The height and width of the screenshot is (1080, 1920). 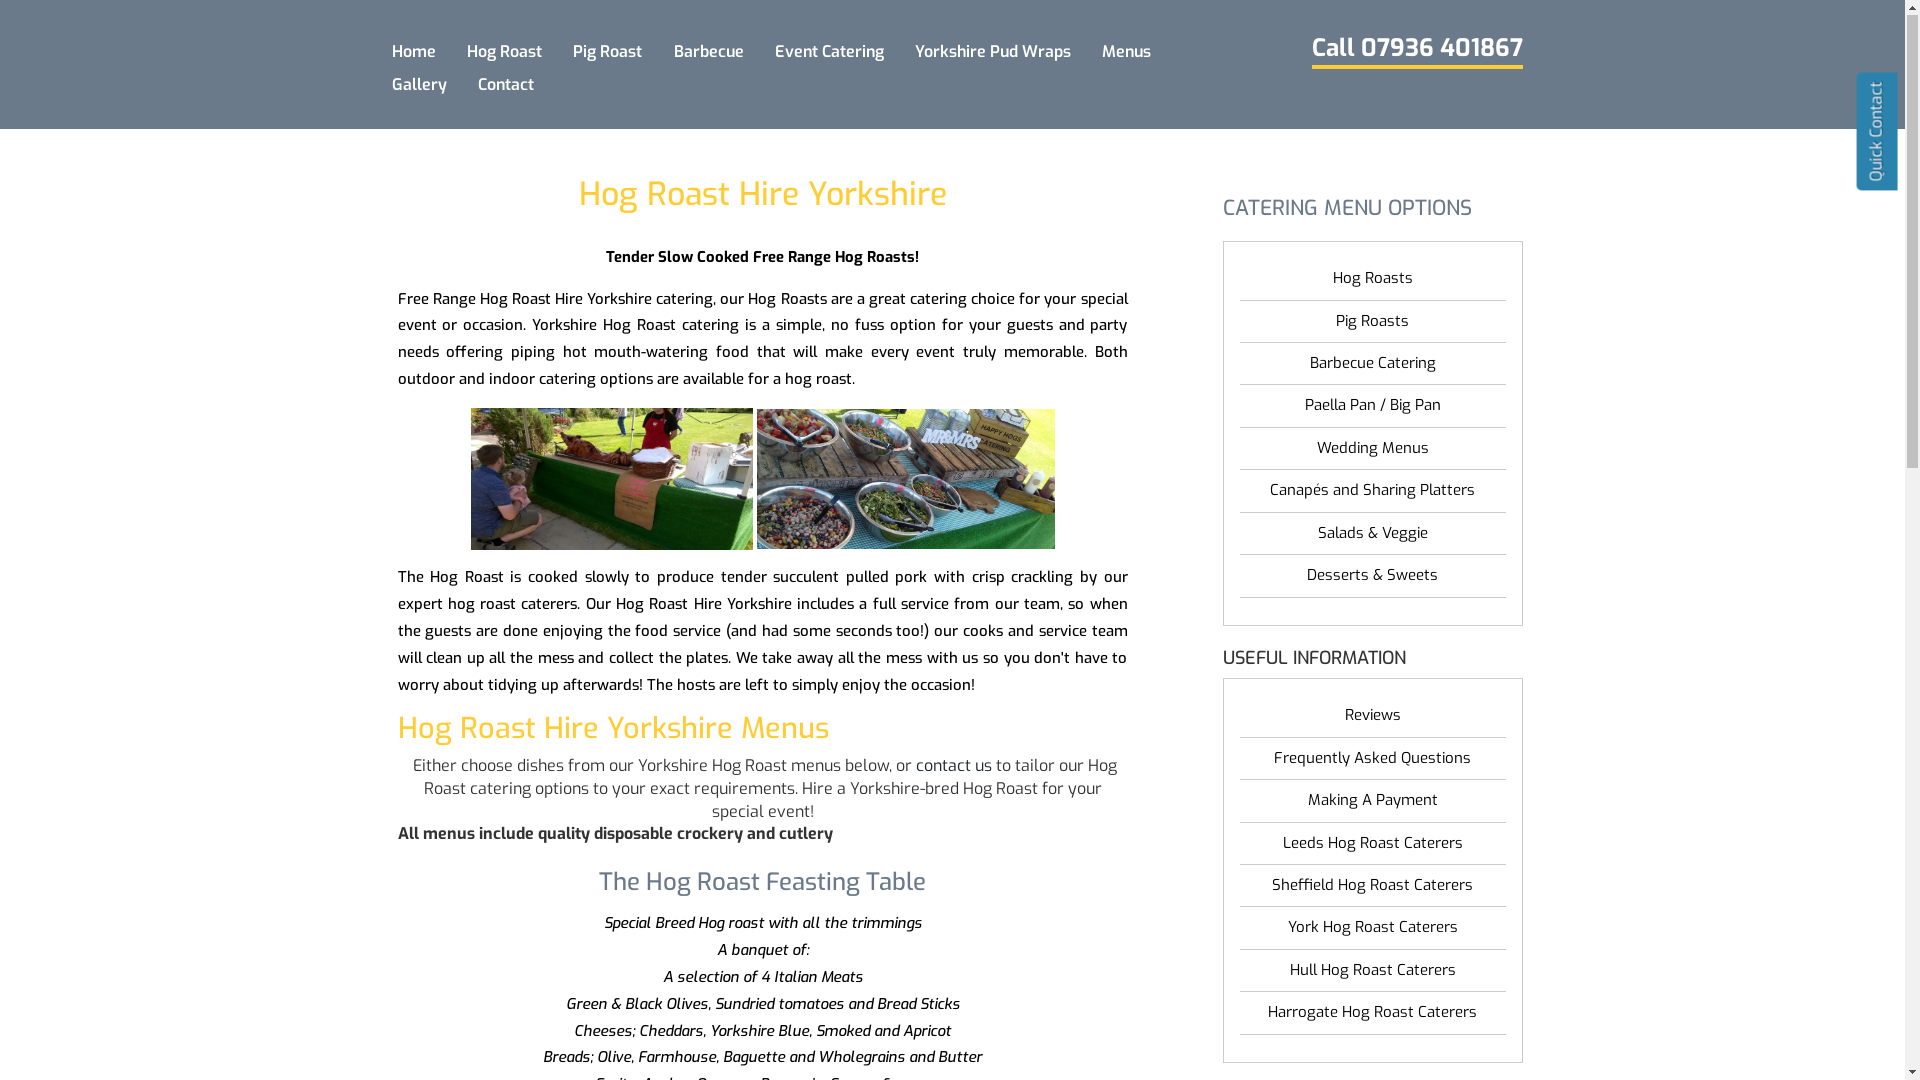 I want to click on 'Barbecue Catering', so click(x=1371, y=364).